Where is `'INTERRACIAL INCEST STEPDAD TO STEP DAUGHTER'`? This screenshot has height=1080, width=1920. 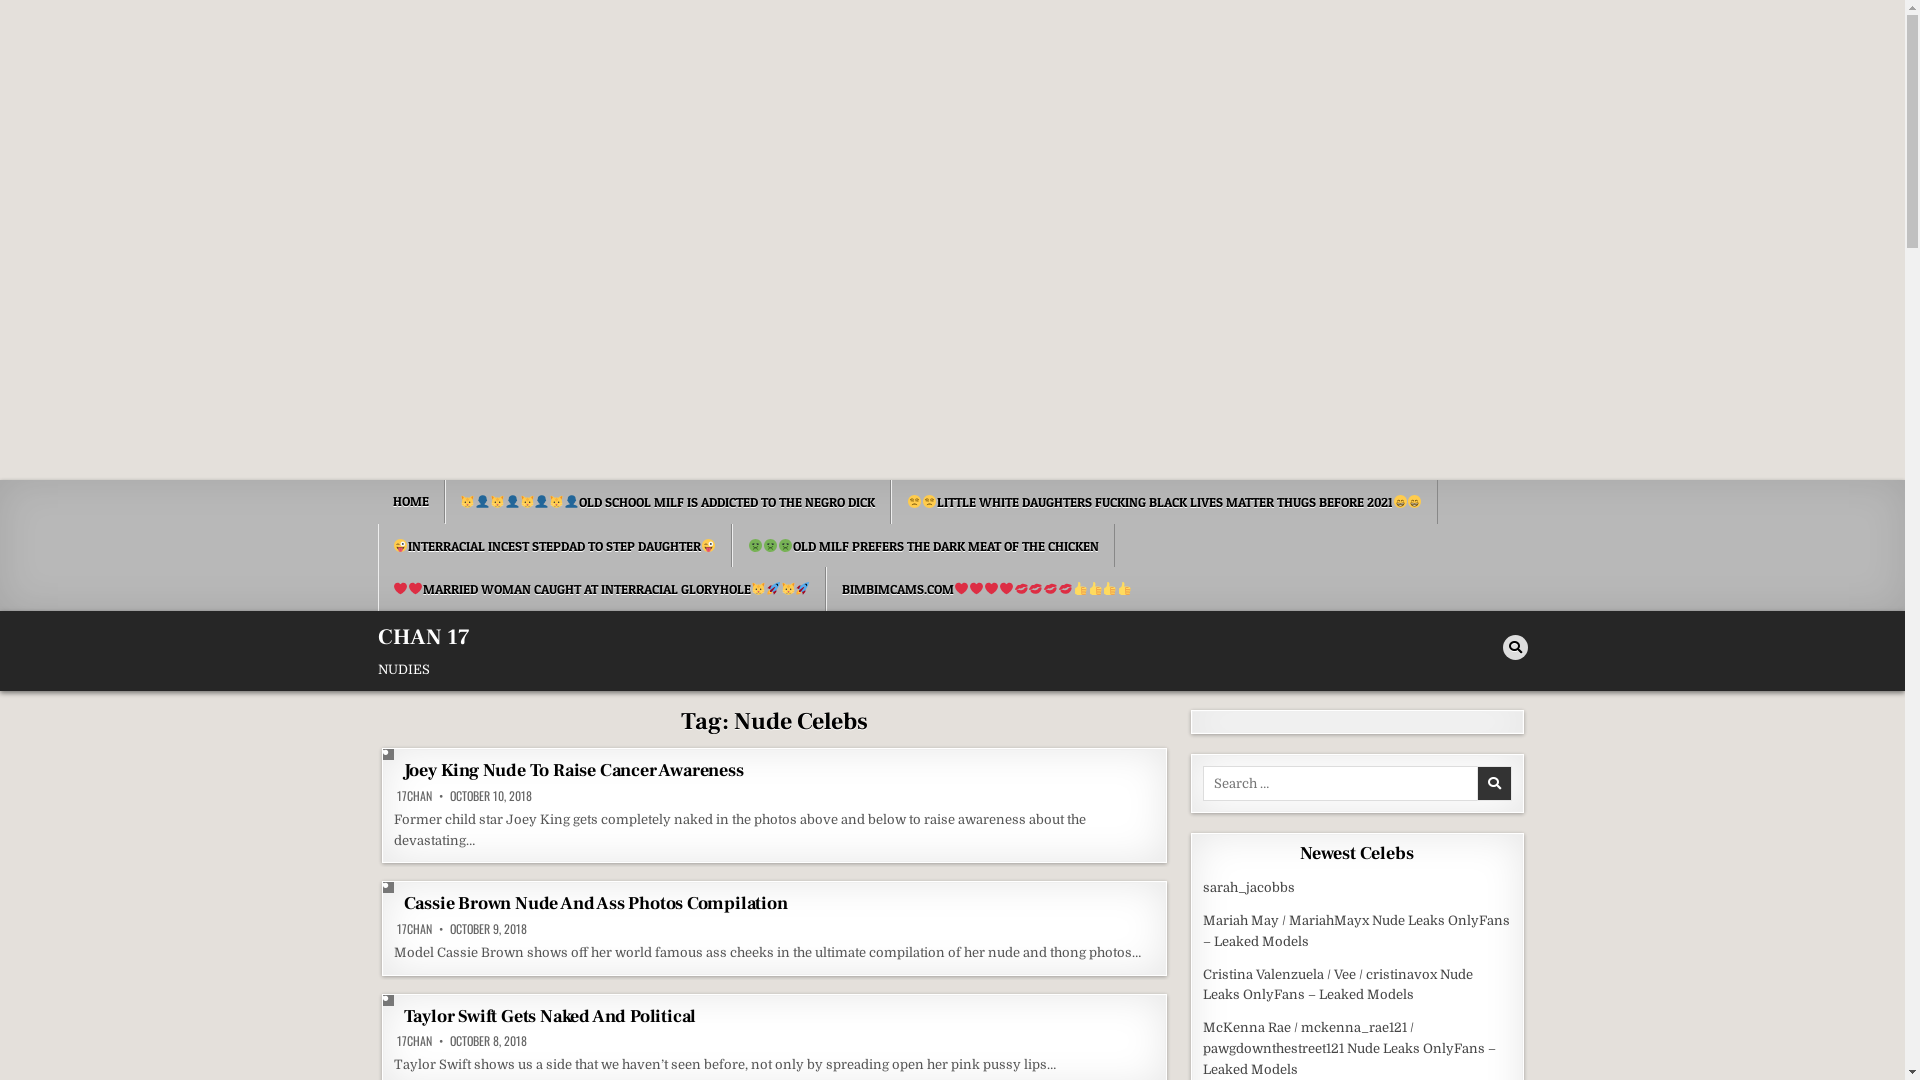 'INTERRACIAL INCEST STEPDAD TO STEP DAUGHTER' is located at coordinates (555, 546).